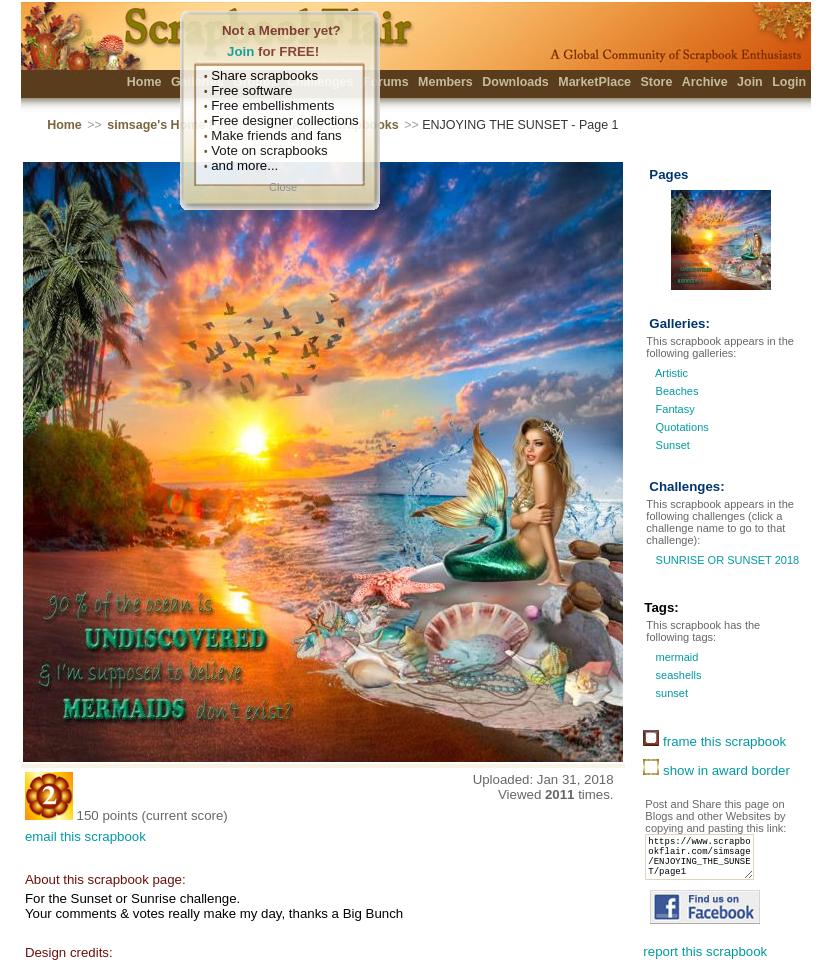 This screenshot has height=963, width=832. What do you see at coordinates (151, 814) in the screenshot?
I see `'150 points (current score)'` at bounding box center [151, 814].